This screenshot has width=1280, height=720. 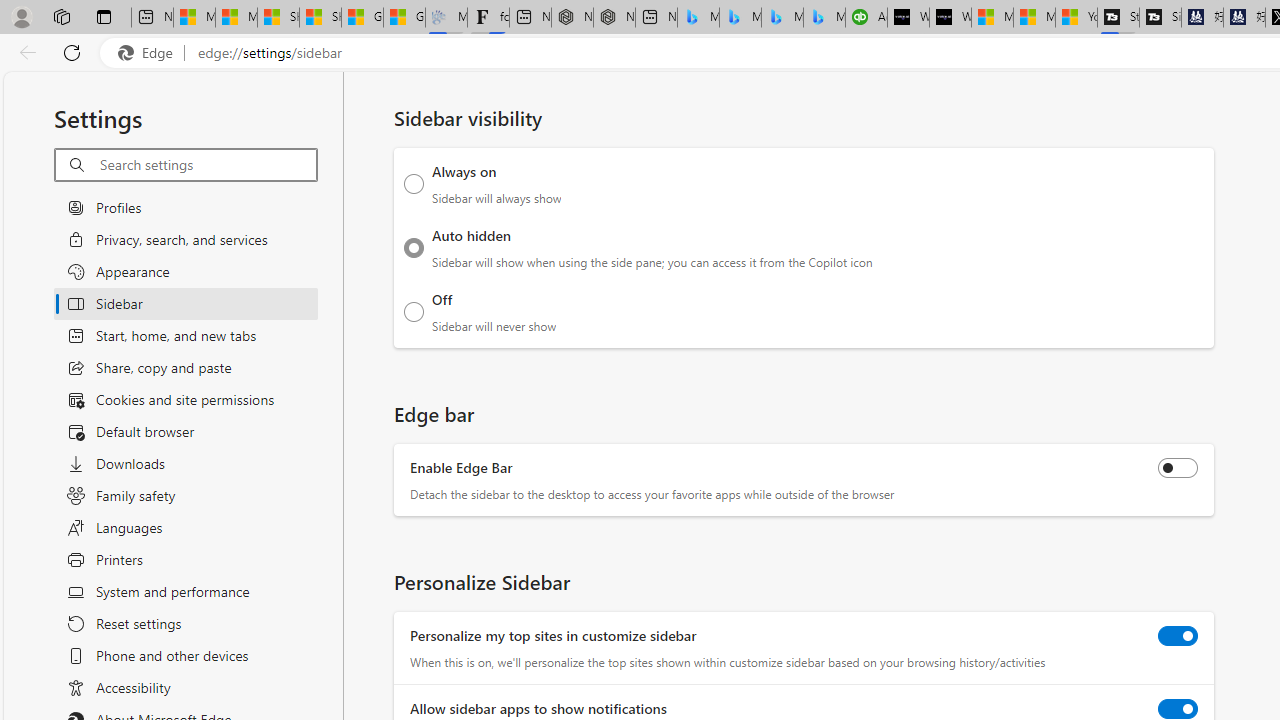 I want to click on 'Personalize my top sites in customize sidebar', so click(x=1178, y=635).